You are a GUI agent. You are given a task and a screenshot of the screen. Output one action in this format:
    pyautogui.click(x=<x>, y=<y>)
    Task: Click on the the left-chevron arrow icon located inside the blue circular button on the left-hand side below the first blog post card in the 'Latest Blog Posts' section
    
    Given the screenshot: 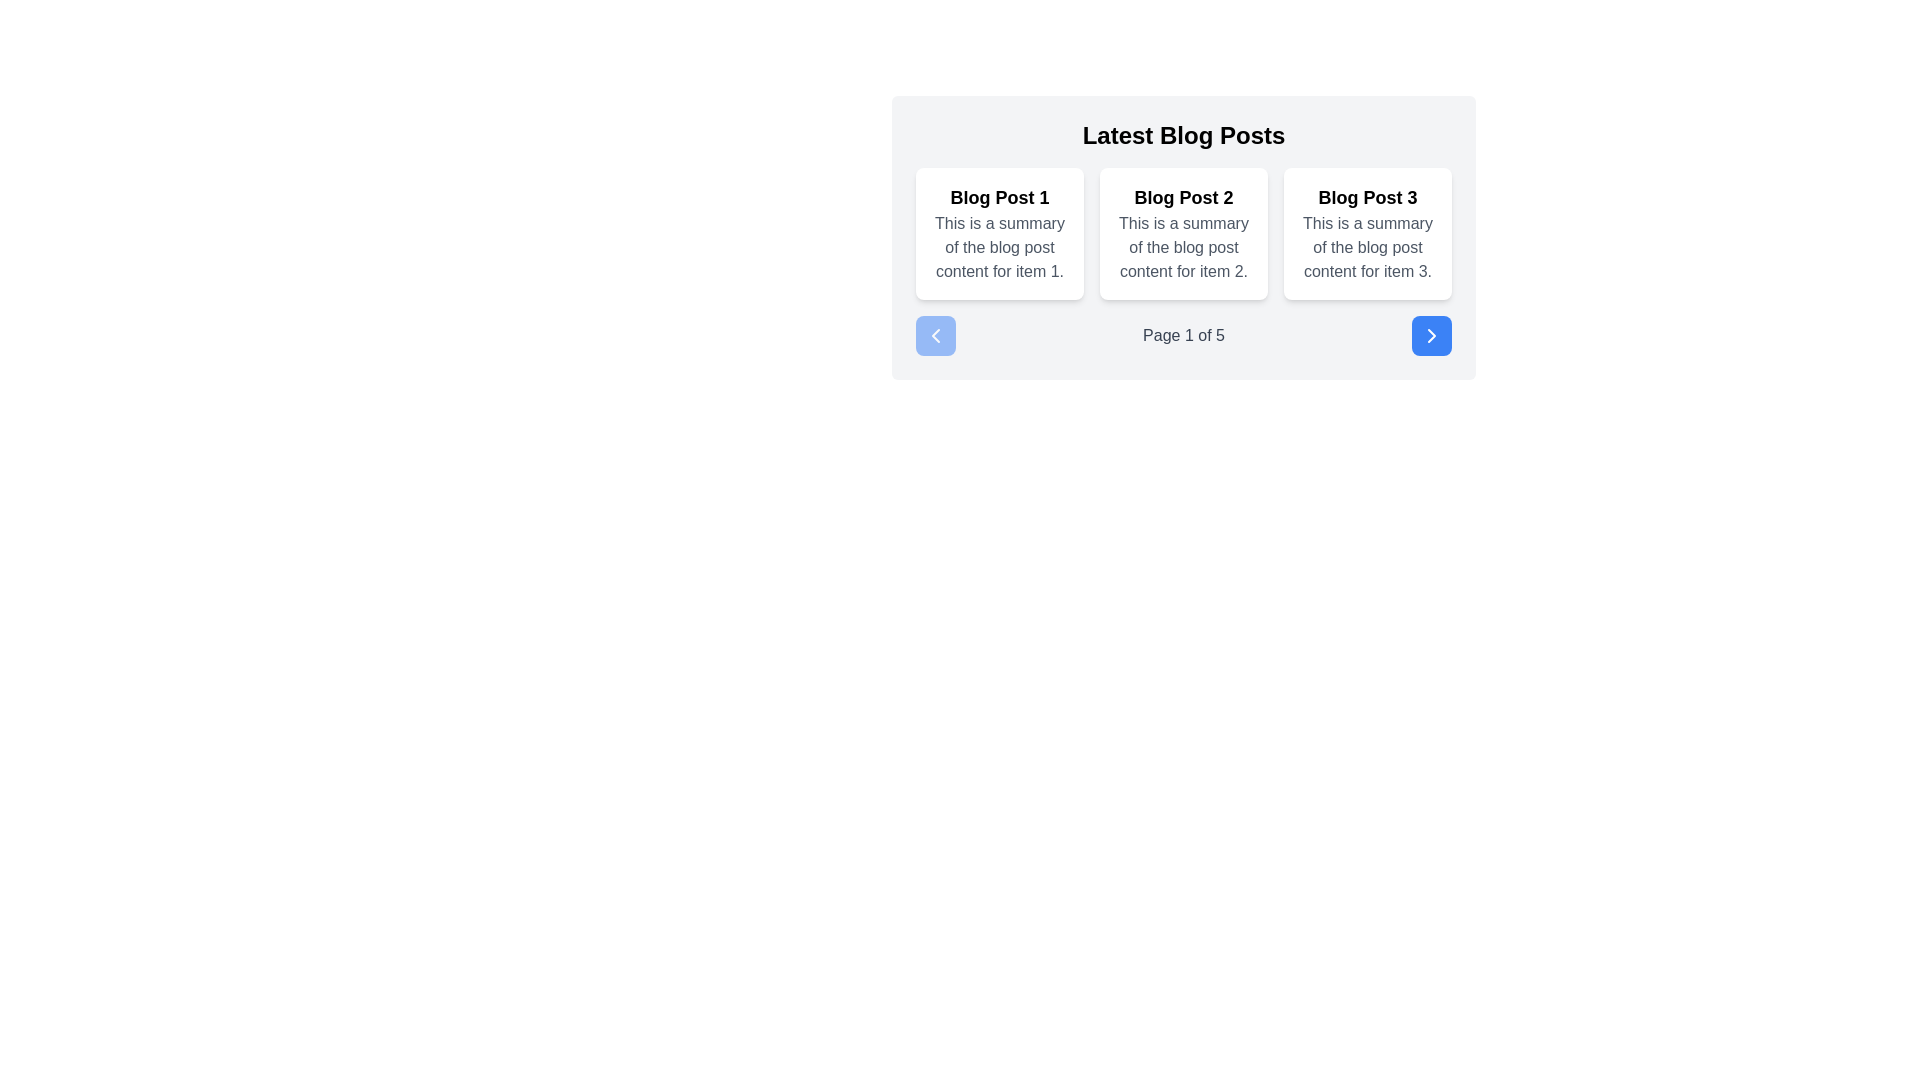 What is the action you would take?
    pyautogui.click(x=935, y=334)
    